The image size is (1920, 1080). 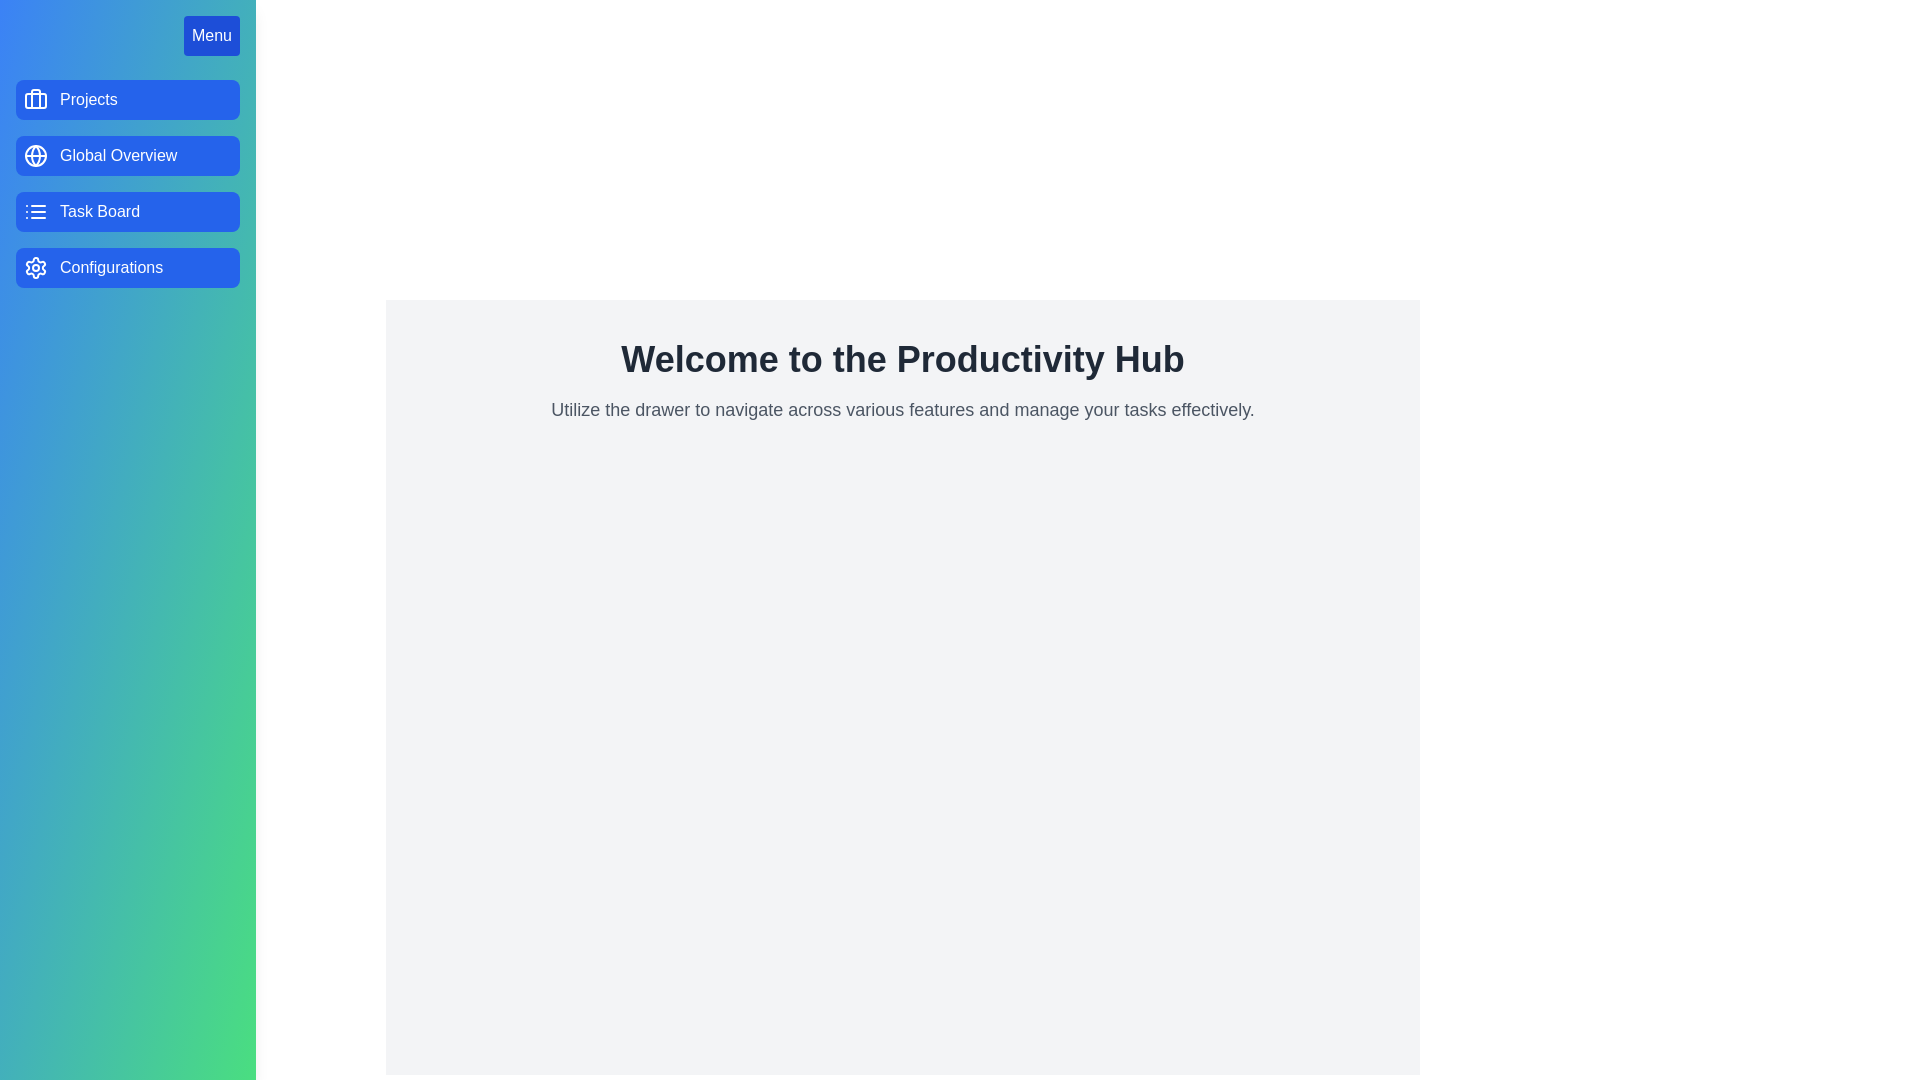 I want to click on the 'Menu' button to toggle the drawer visibility, so click(x=211, y=35).